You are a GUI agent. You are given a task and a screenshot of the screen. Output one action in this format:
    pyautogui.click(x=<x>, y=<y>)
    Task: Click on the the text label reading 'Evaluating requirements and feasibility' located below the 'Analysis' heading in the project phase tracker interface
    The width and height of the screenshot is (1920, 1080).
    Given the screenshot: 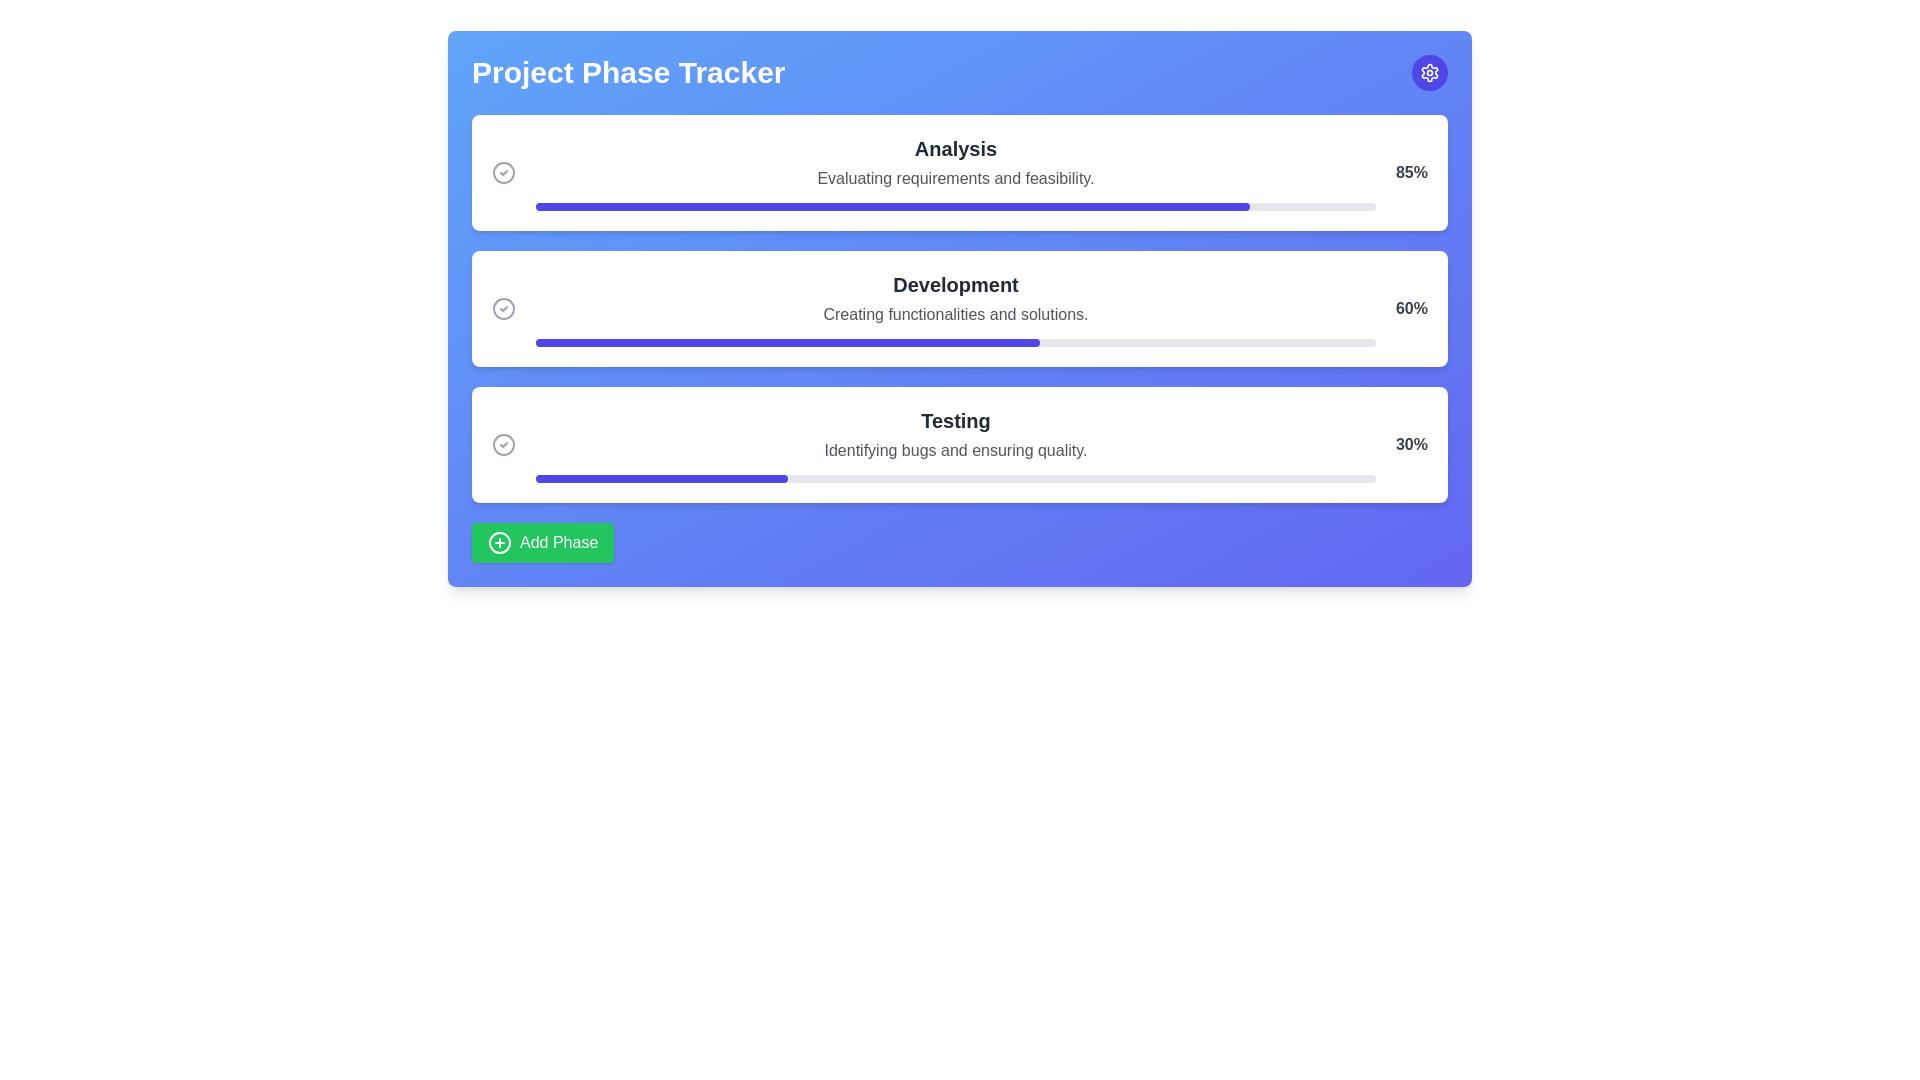 What is the action you would take?
    pyautogui.click(x=954, y=177)
    